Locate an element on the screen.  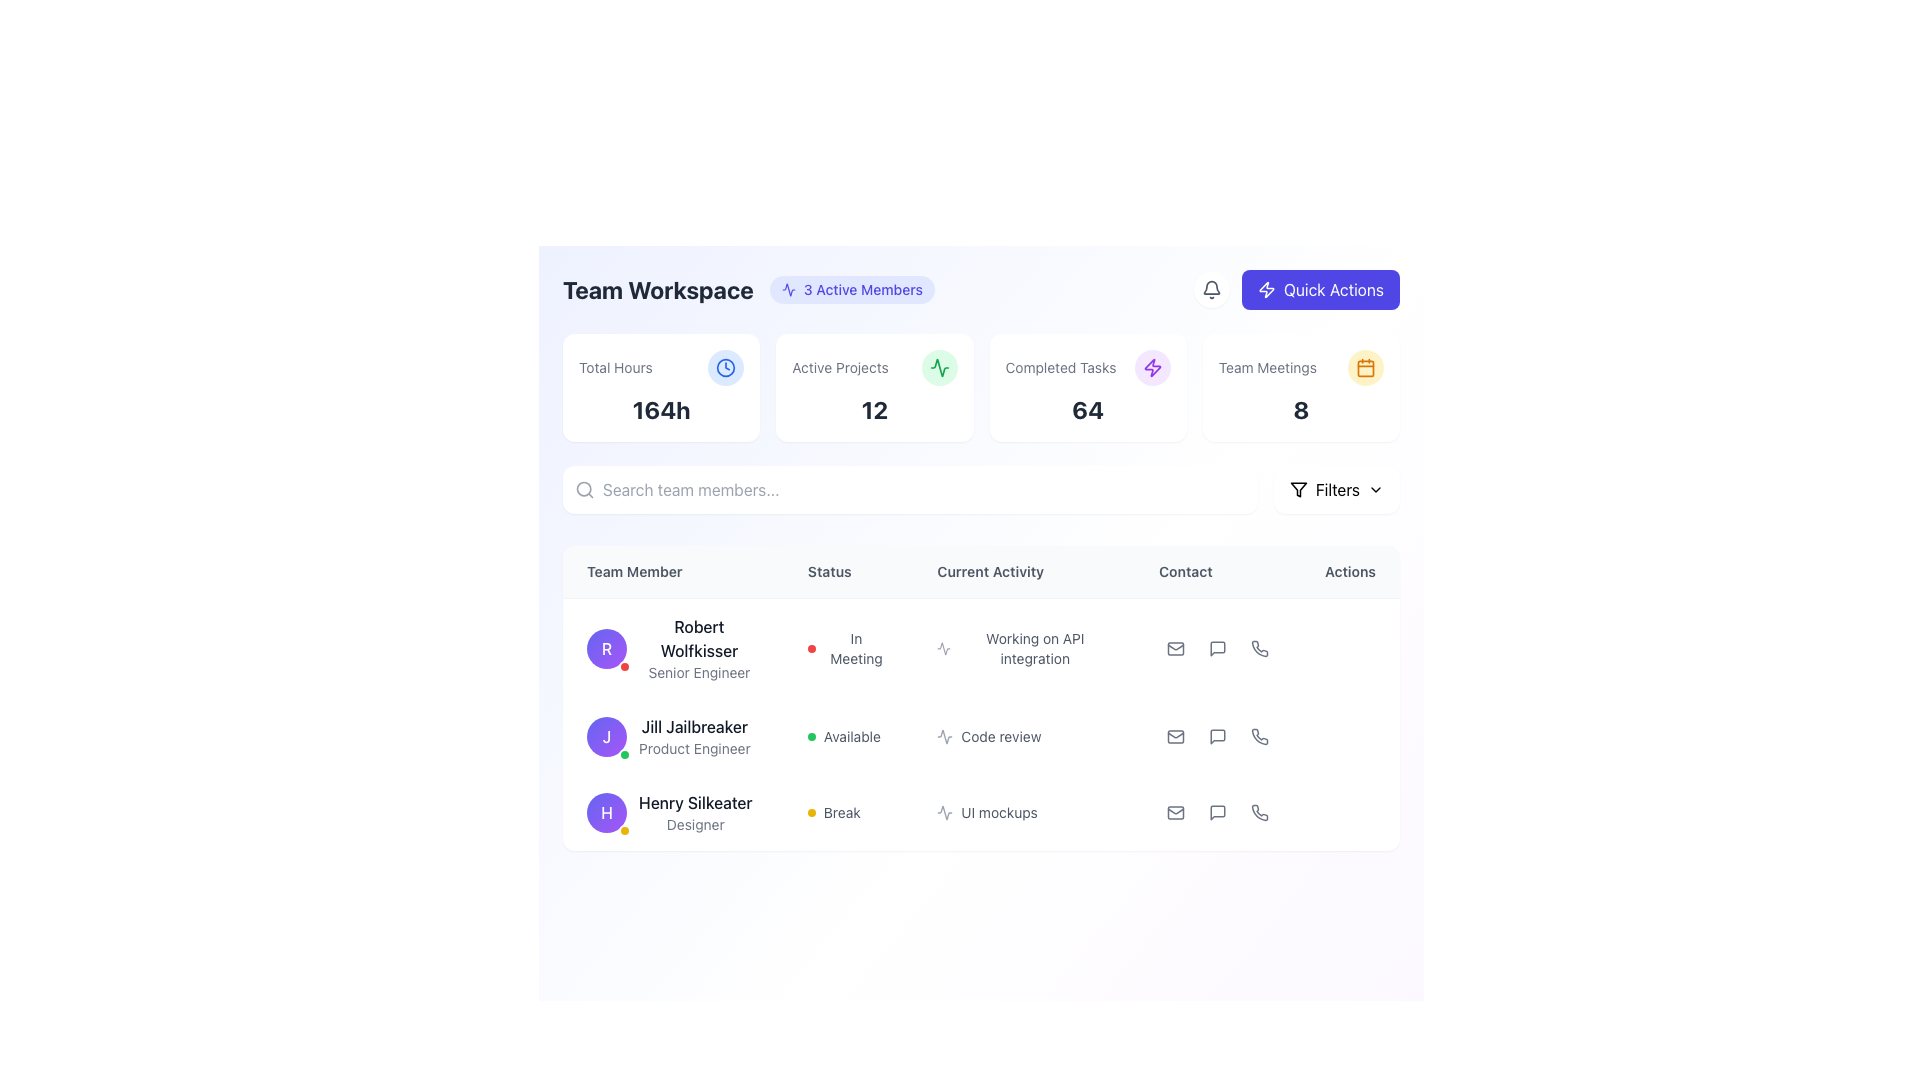
text displayed in the Text Display with Icon that shows 'Working on API integration', located in the 'Current Activity' column, aligned with 'Robert Wolfkisser' in the 'Team Member' column is located at coordinates (1024, 648).